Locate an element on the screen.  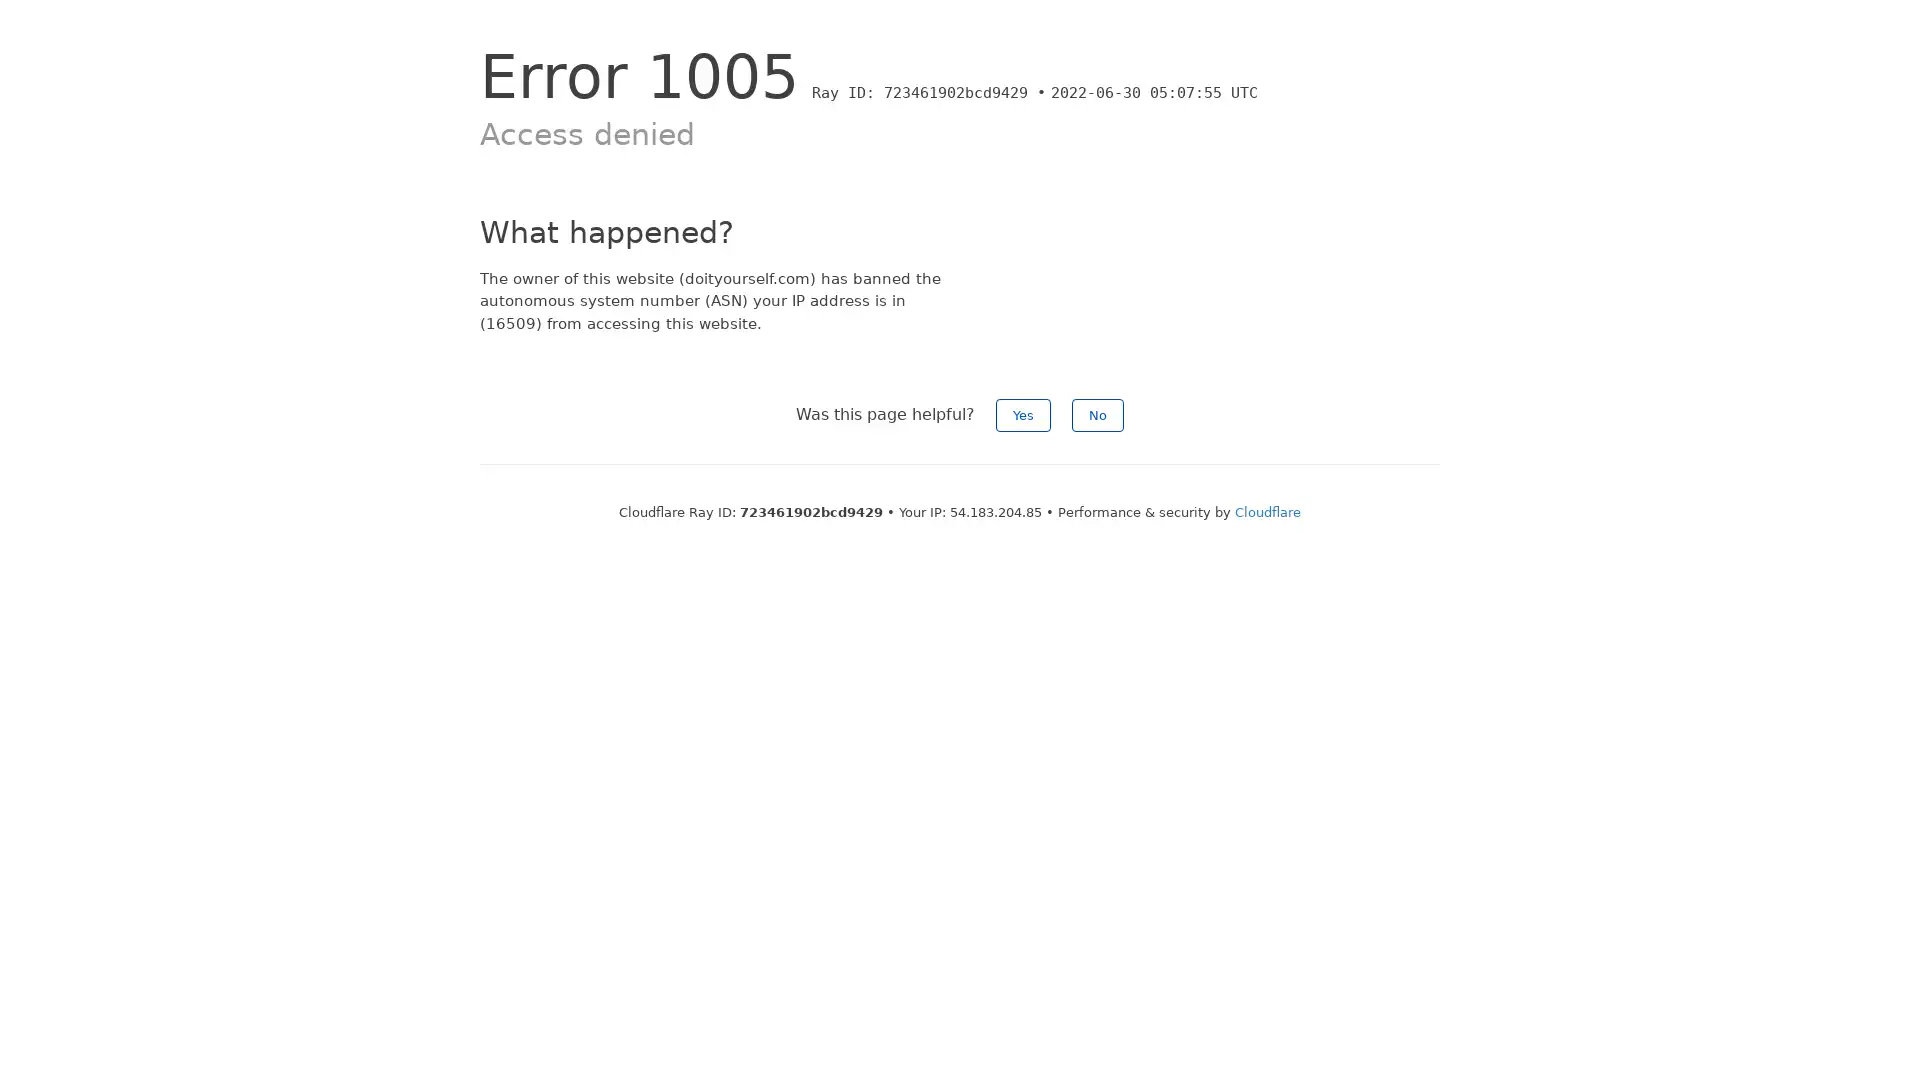
Yes is located at coordinates (1023, 414).